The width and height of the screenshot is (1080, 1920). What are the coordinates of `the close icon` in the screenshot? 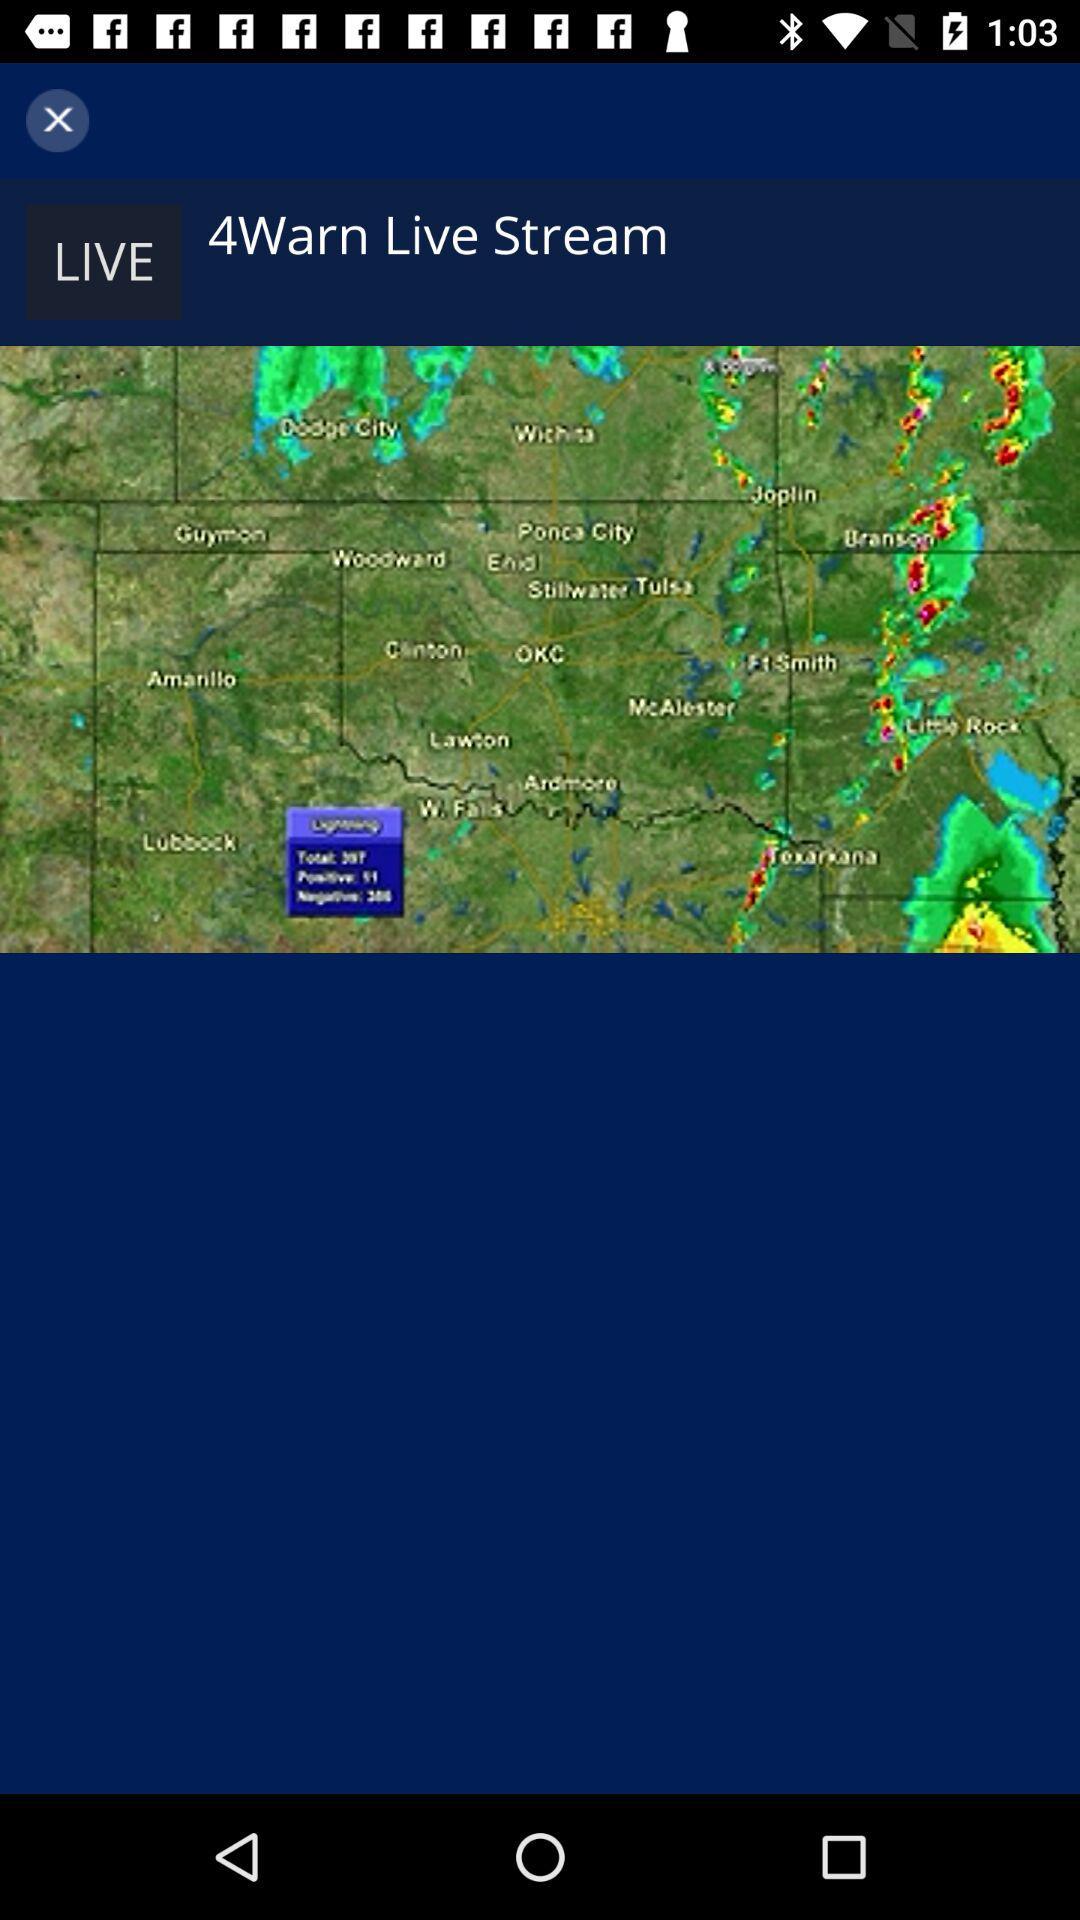 It's located at (56, 119).